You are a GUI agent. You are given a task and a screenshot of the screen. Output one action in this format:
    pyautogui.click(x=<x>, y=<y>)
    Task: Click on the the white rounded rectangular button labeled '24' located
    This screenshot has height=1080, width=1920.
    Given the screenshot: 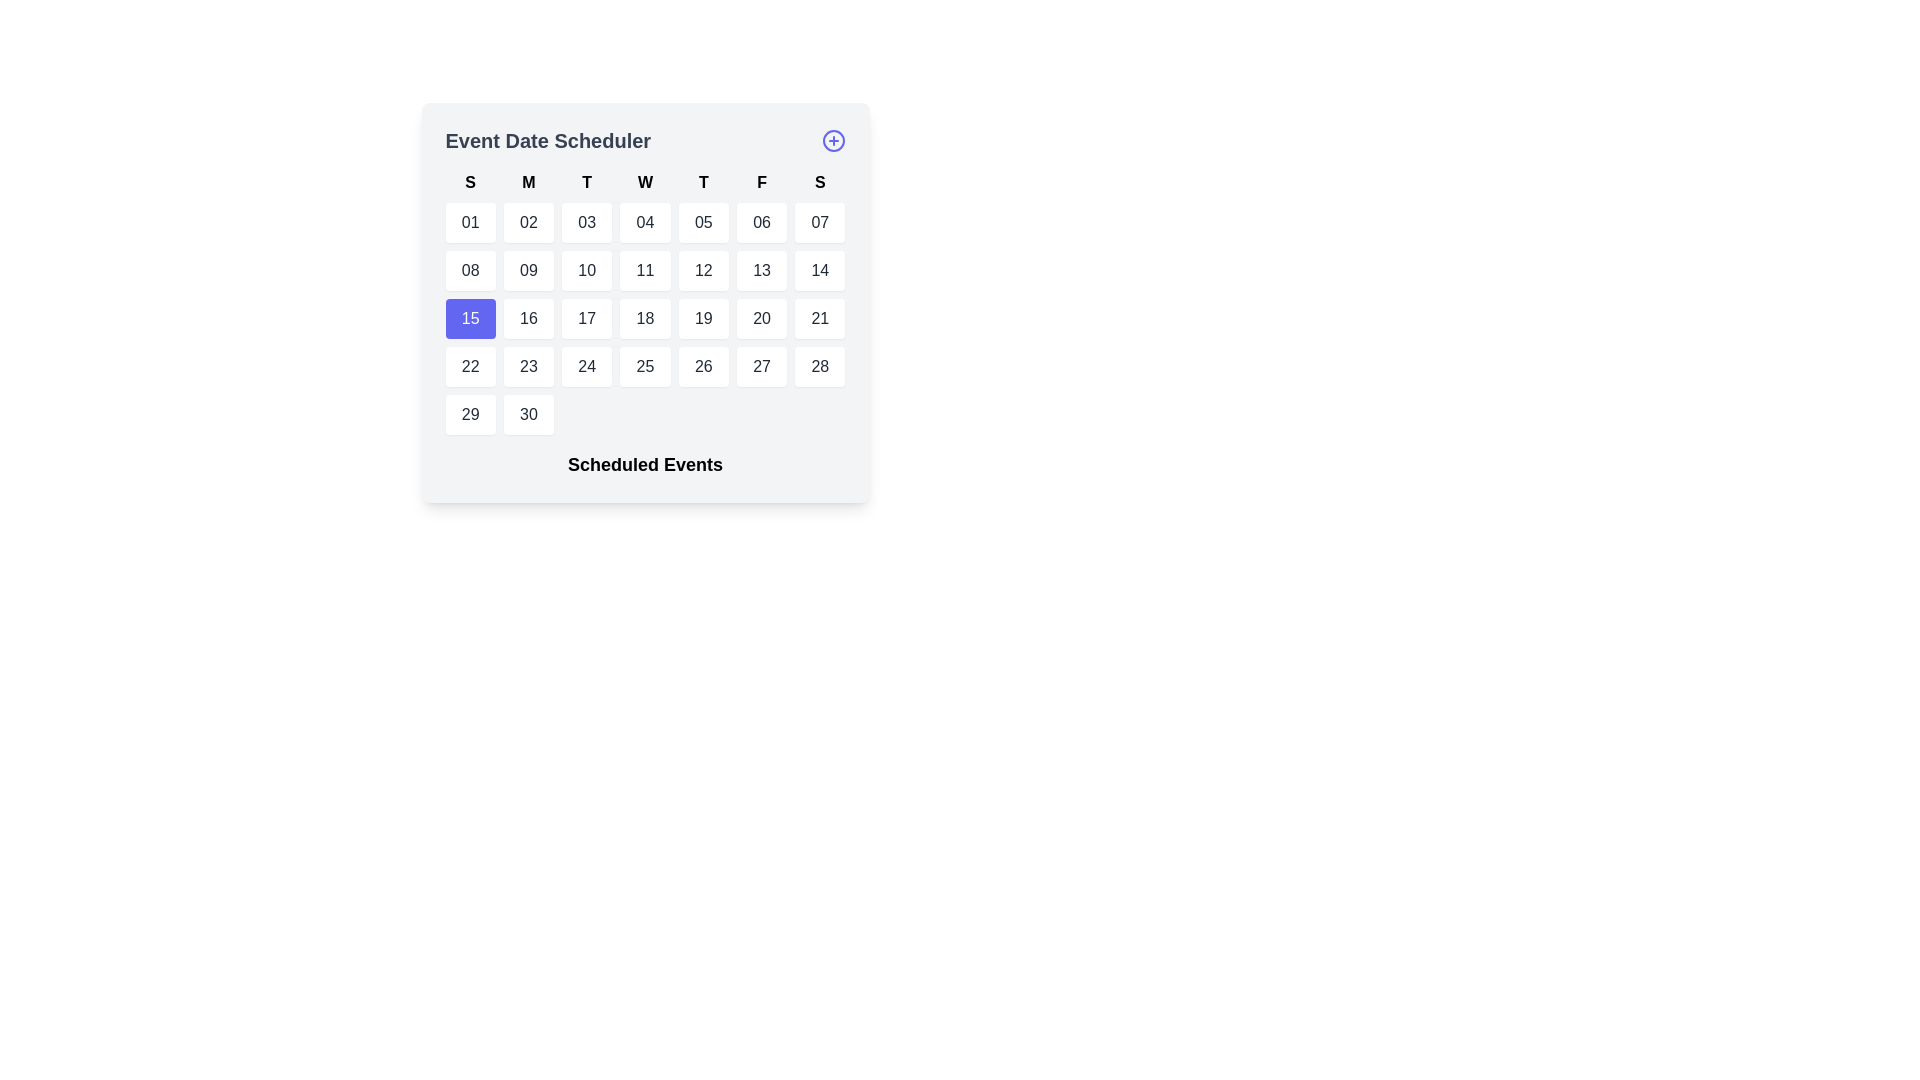 What is the action you would take?
    pyautogui.click(x=586, y=366)
    